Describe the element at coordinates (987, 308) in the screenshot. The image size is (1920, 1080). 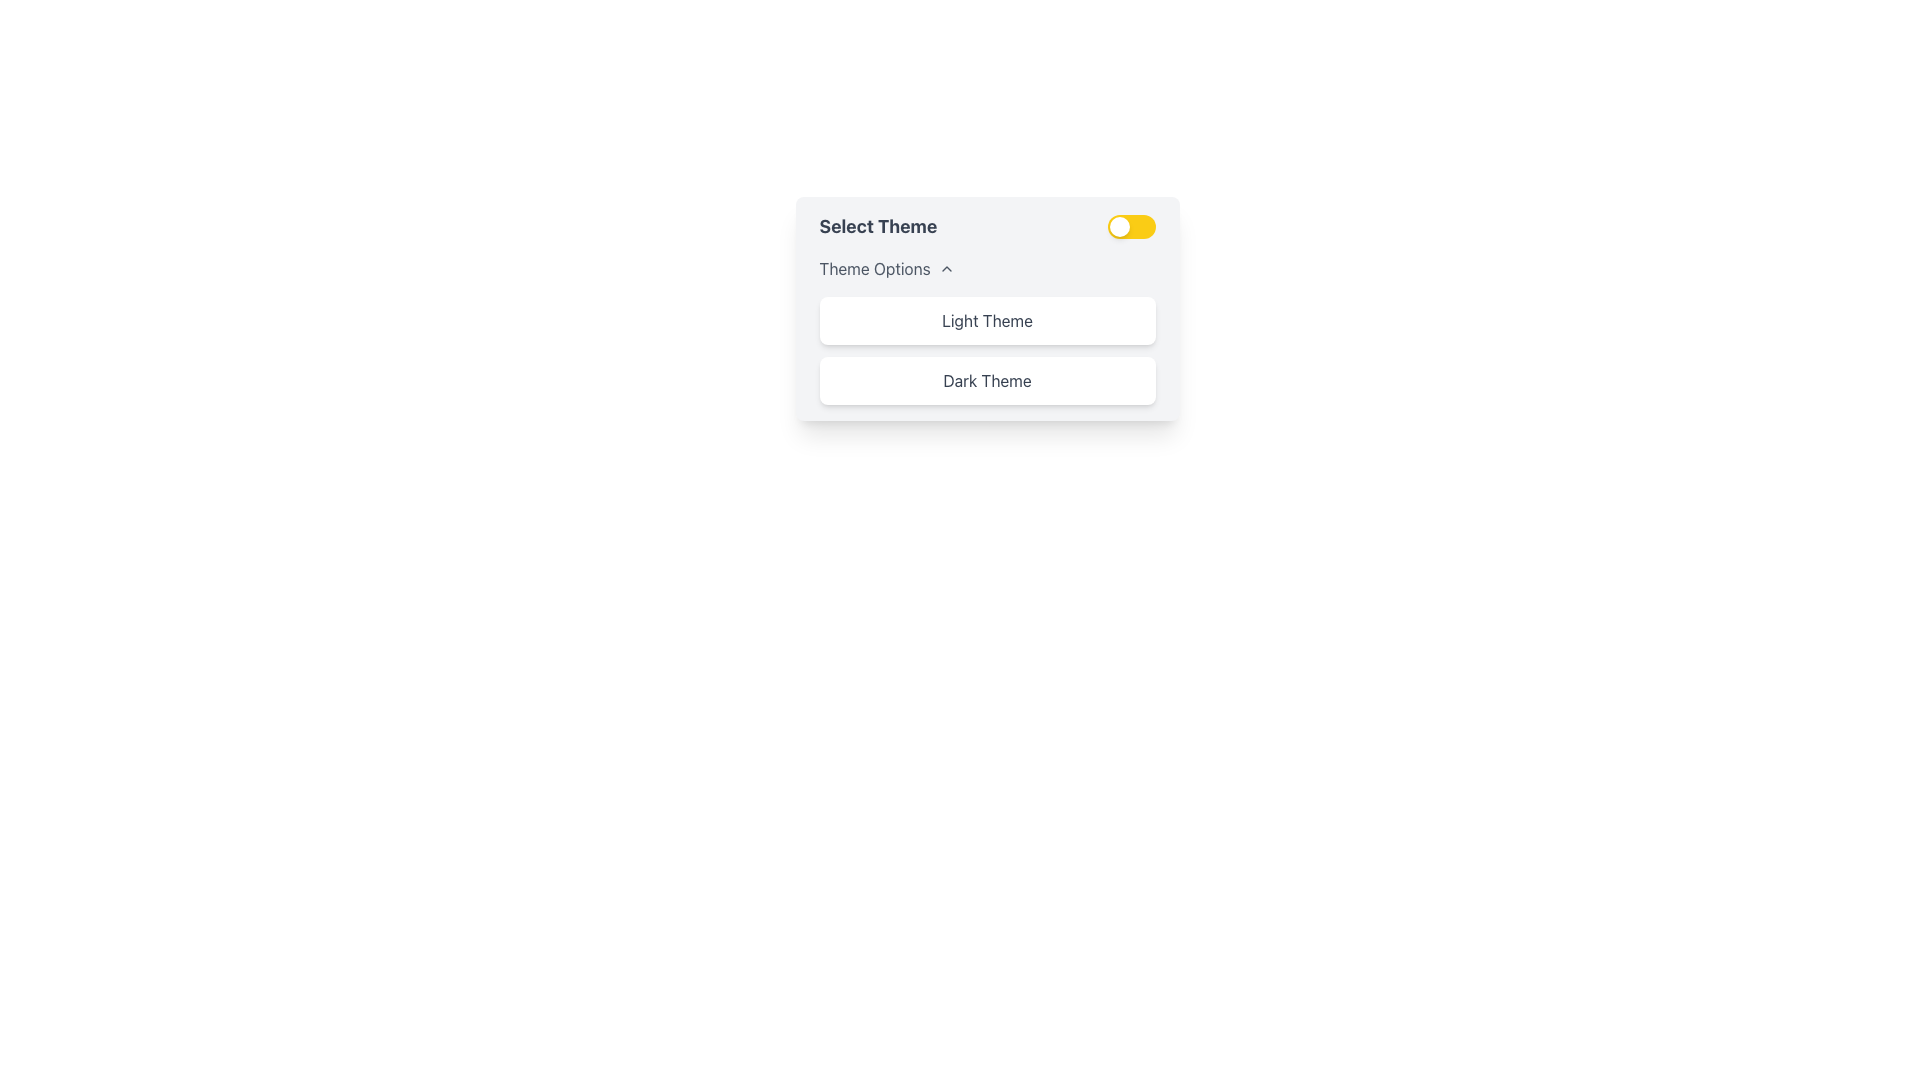
I see `the button labeled 'Light Theme' and 'Dark Theme' in the settings menu` at that location.